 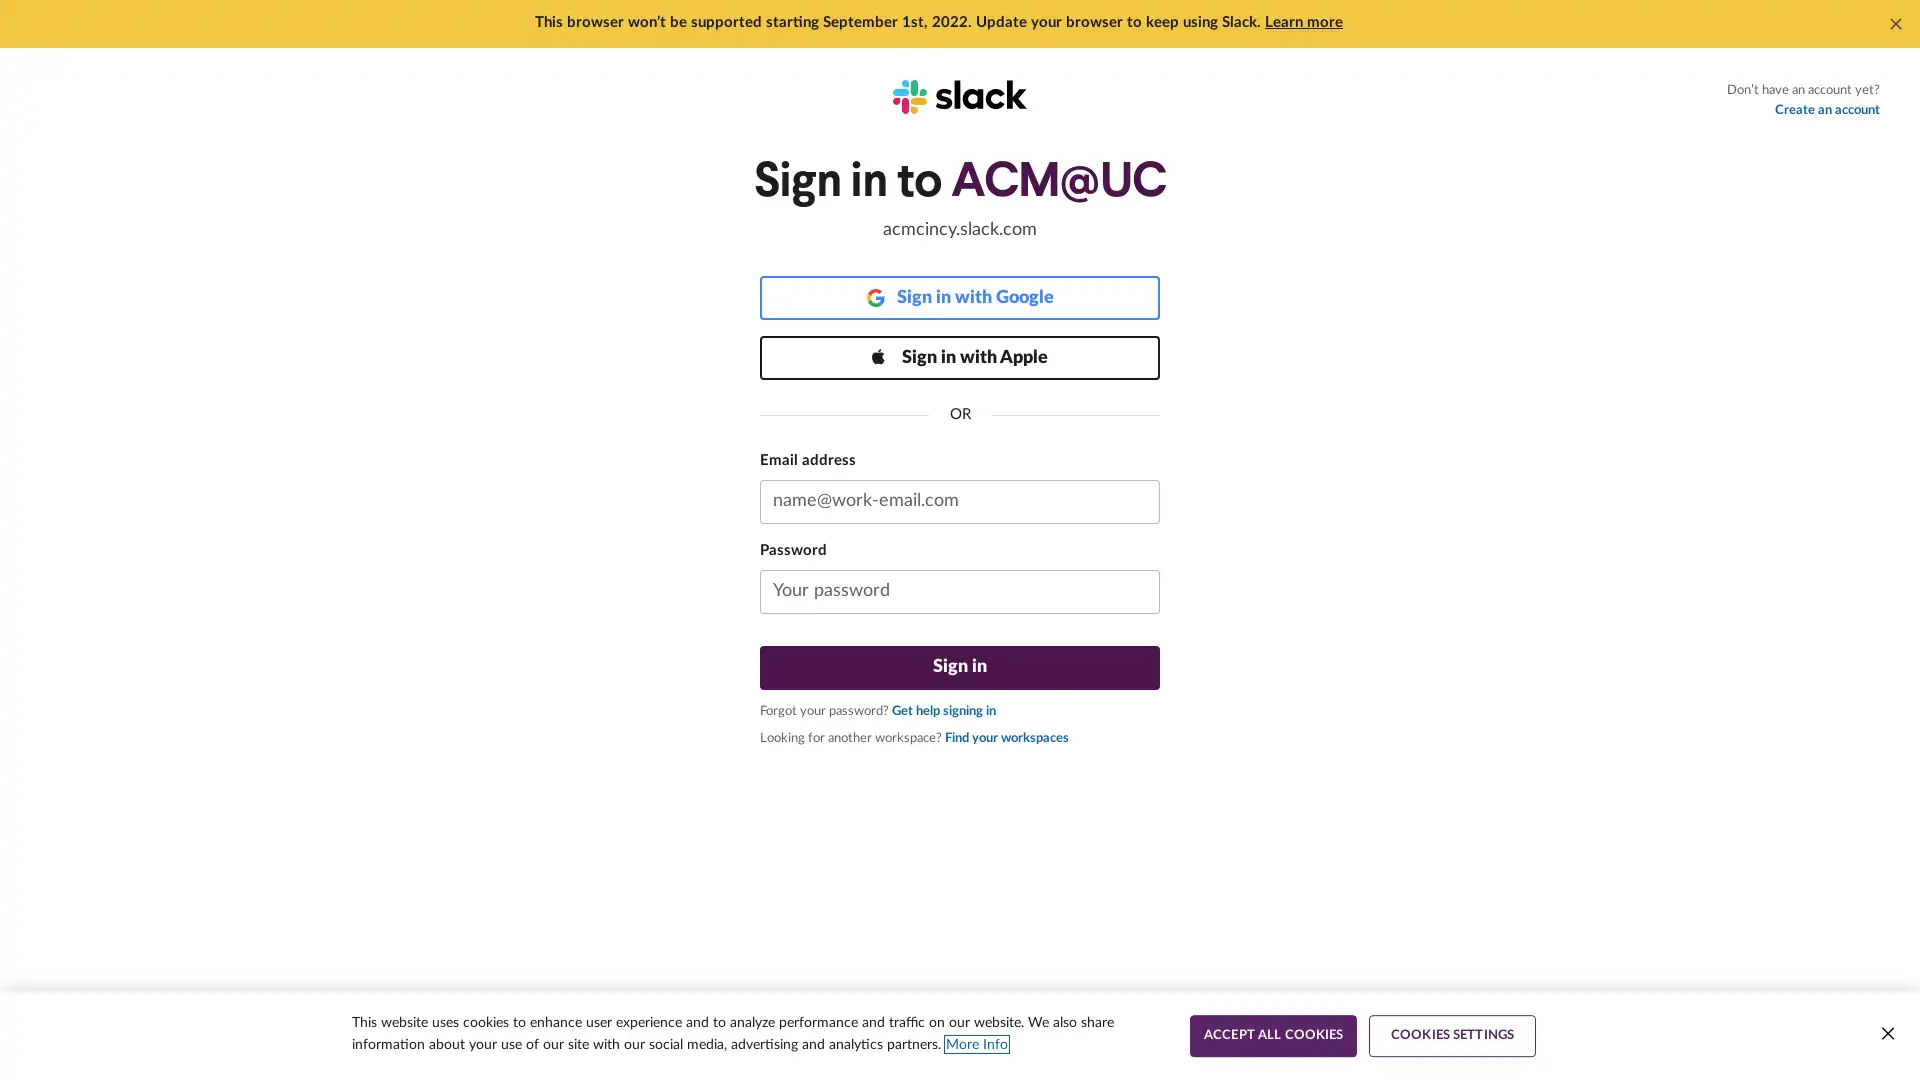 What do you see at coordinates (1272, 1035) in the screenshot?
I see `ACCEPT ALL COOKIES` at bounding box center [1272, 1035].